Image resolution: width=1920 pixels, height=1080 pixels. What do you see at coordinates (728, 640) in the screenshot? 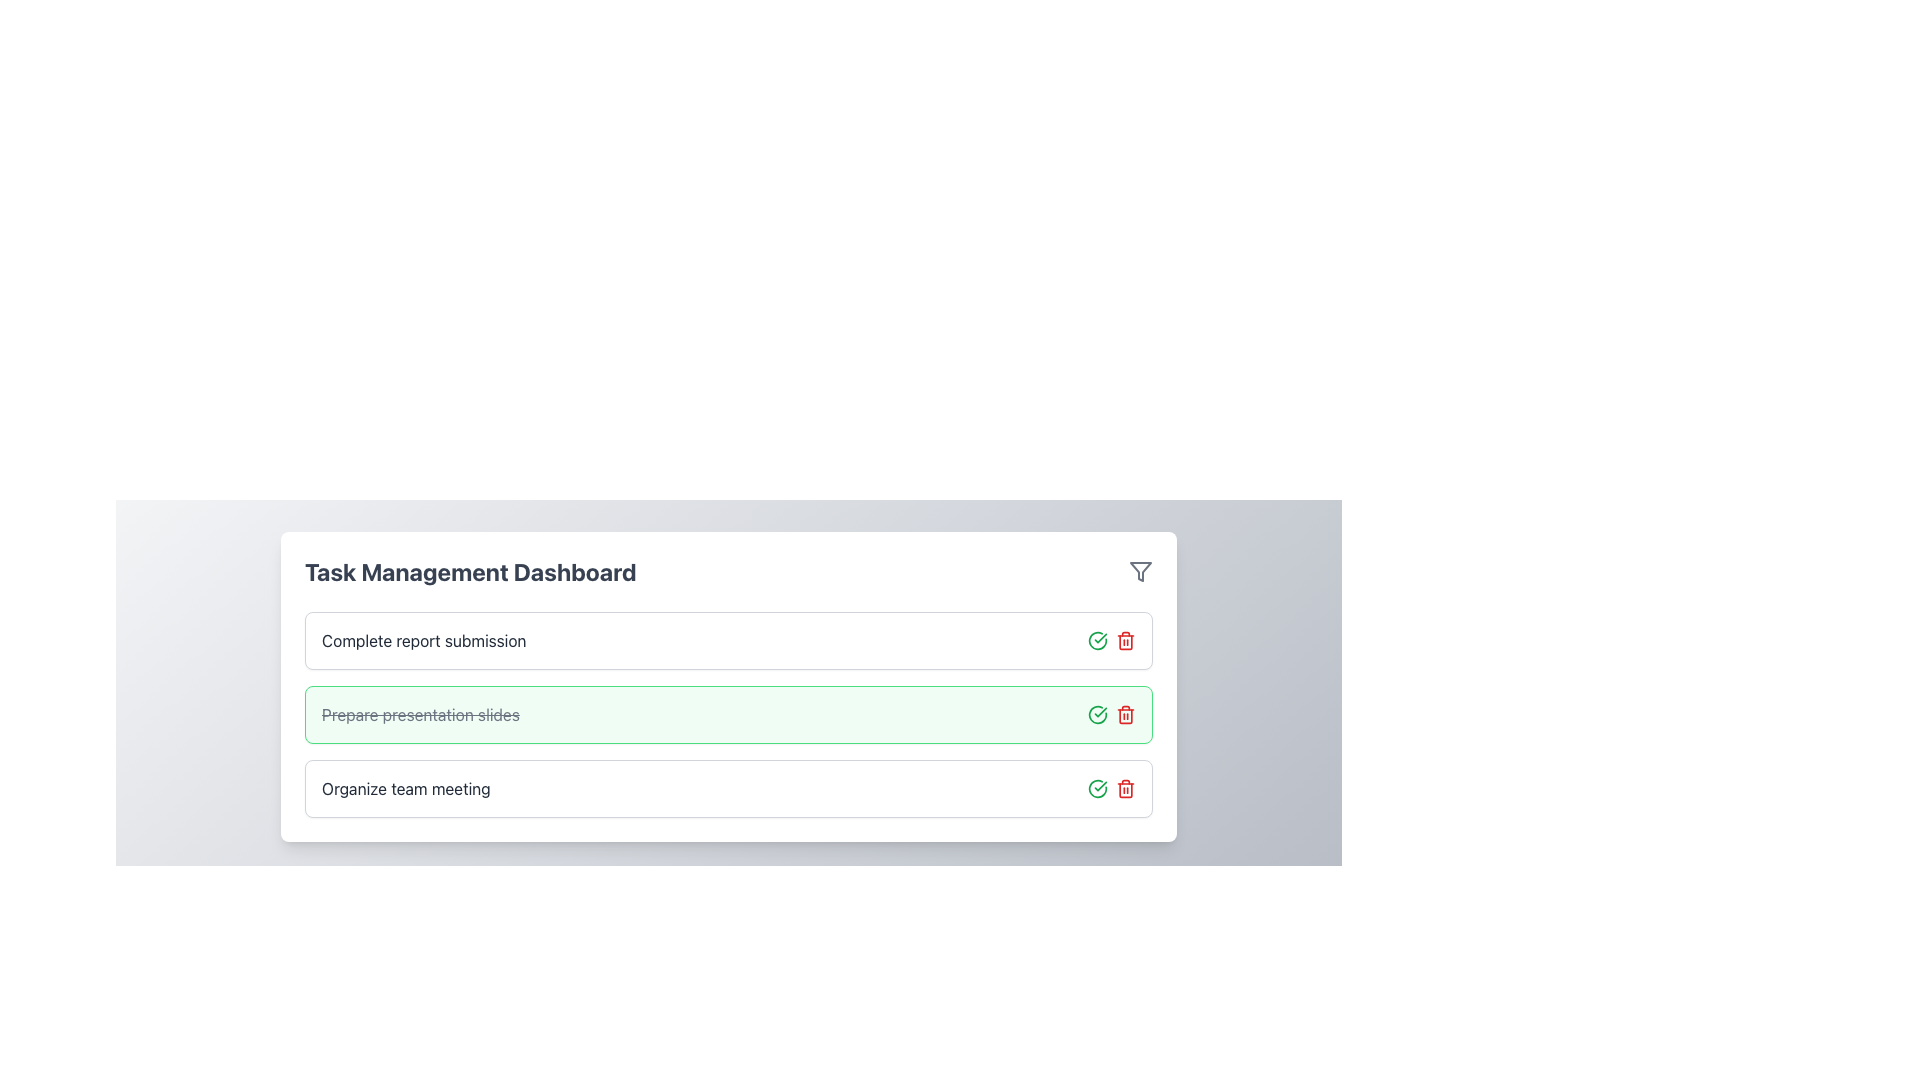
I see `the task labeled 'Complete report submission'` at bounding box center [728, 640].